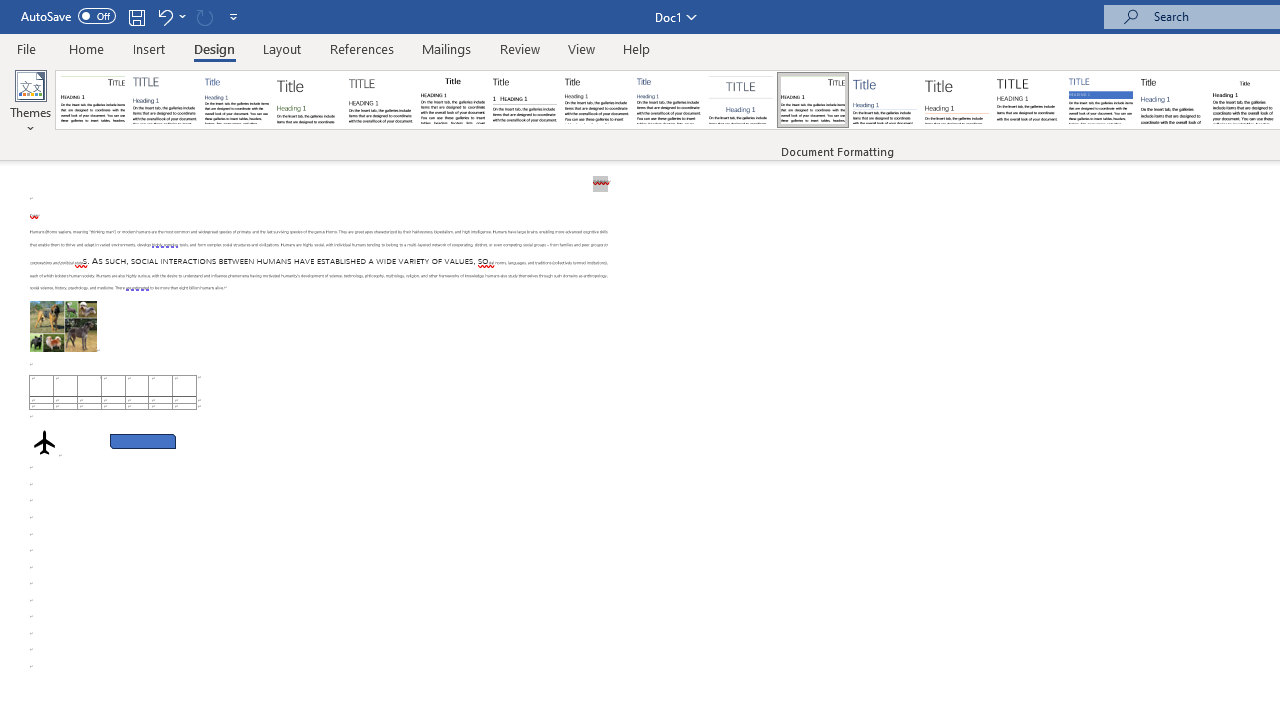  I want to click on 'Undo Apply Quick Style Set', so click(170, 16).